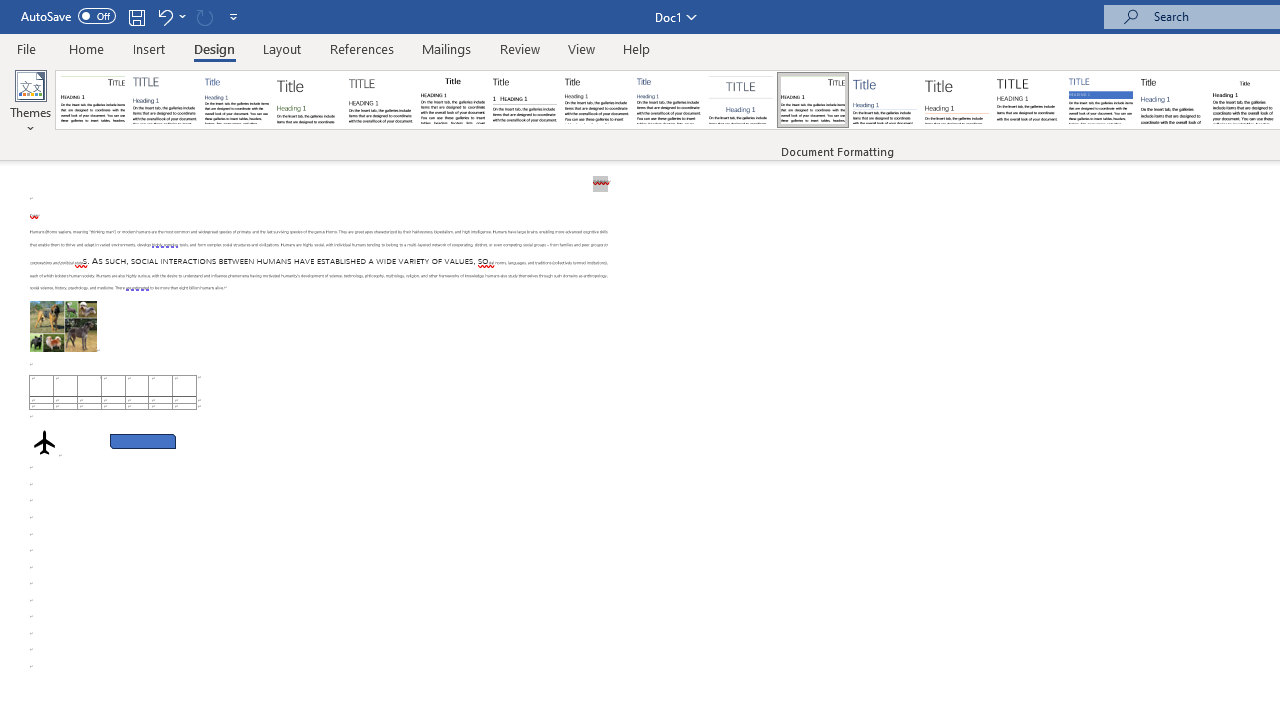  I want to click on 'Undo Apply Quick Style Set', so click(170, 16).